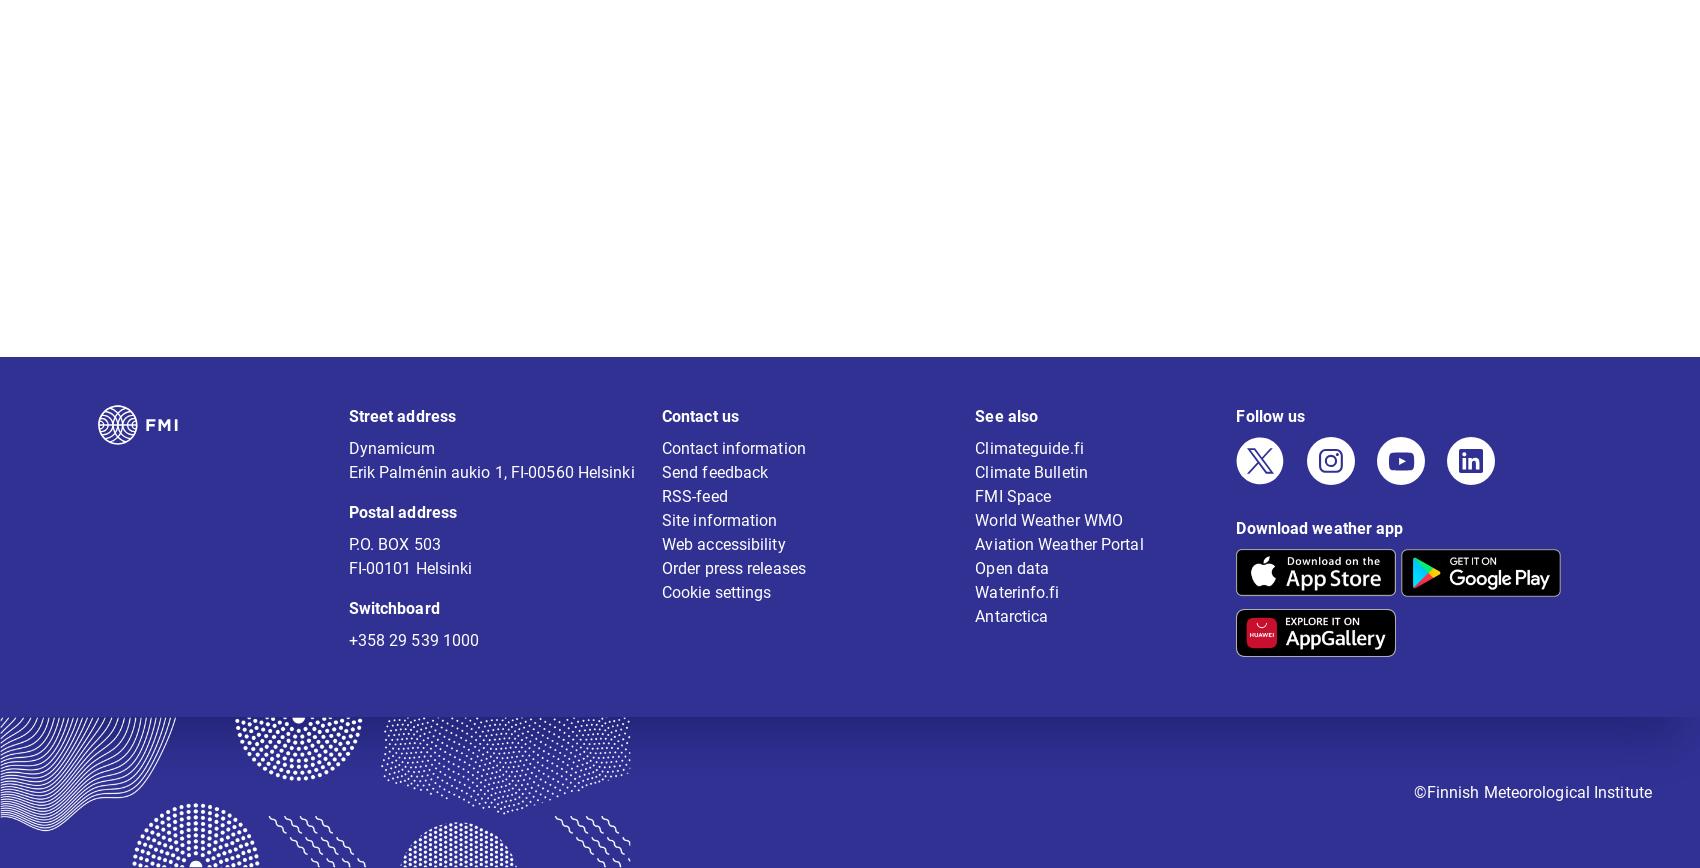 The height and width of the screenshot is (868, 1700). Describe the element at coordinates (1012, 509) in the screenshot. I see `'FMI Space'` at that location.